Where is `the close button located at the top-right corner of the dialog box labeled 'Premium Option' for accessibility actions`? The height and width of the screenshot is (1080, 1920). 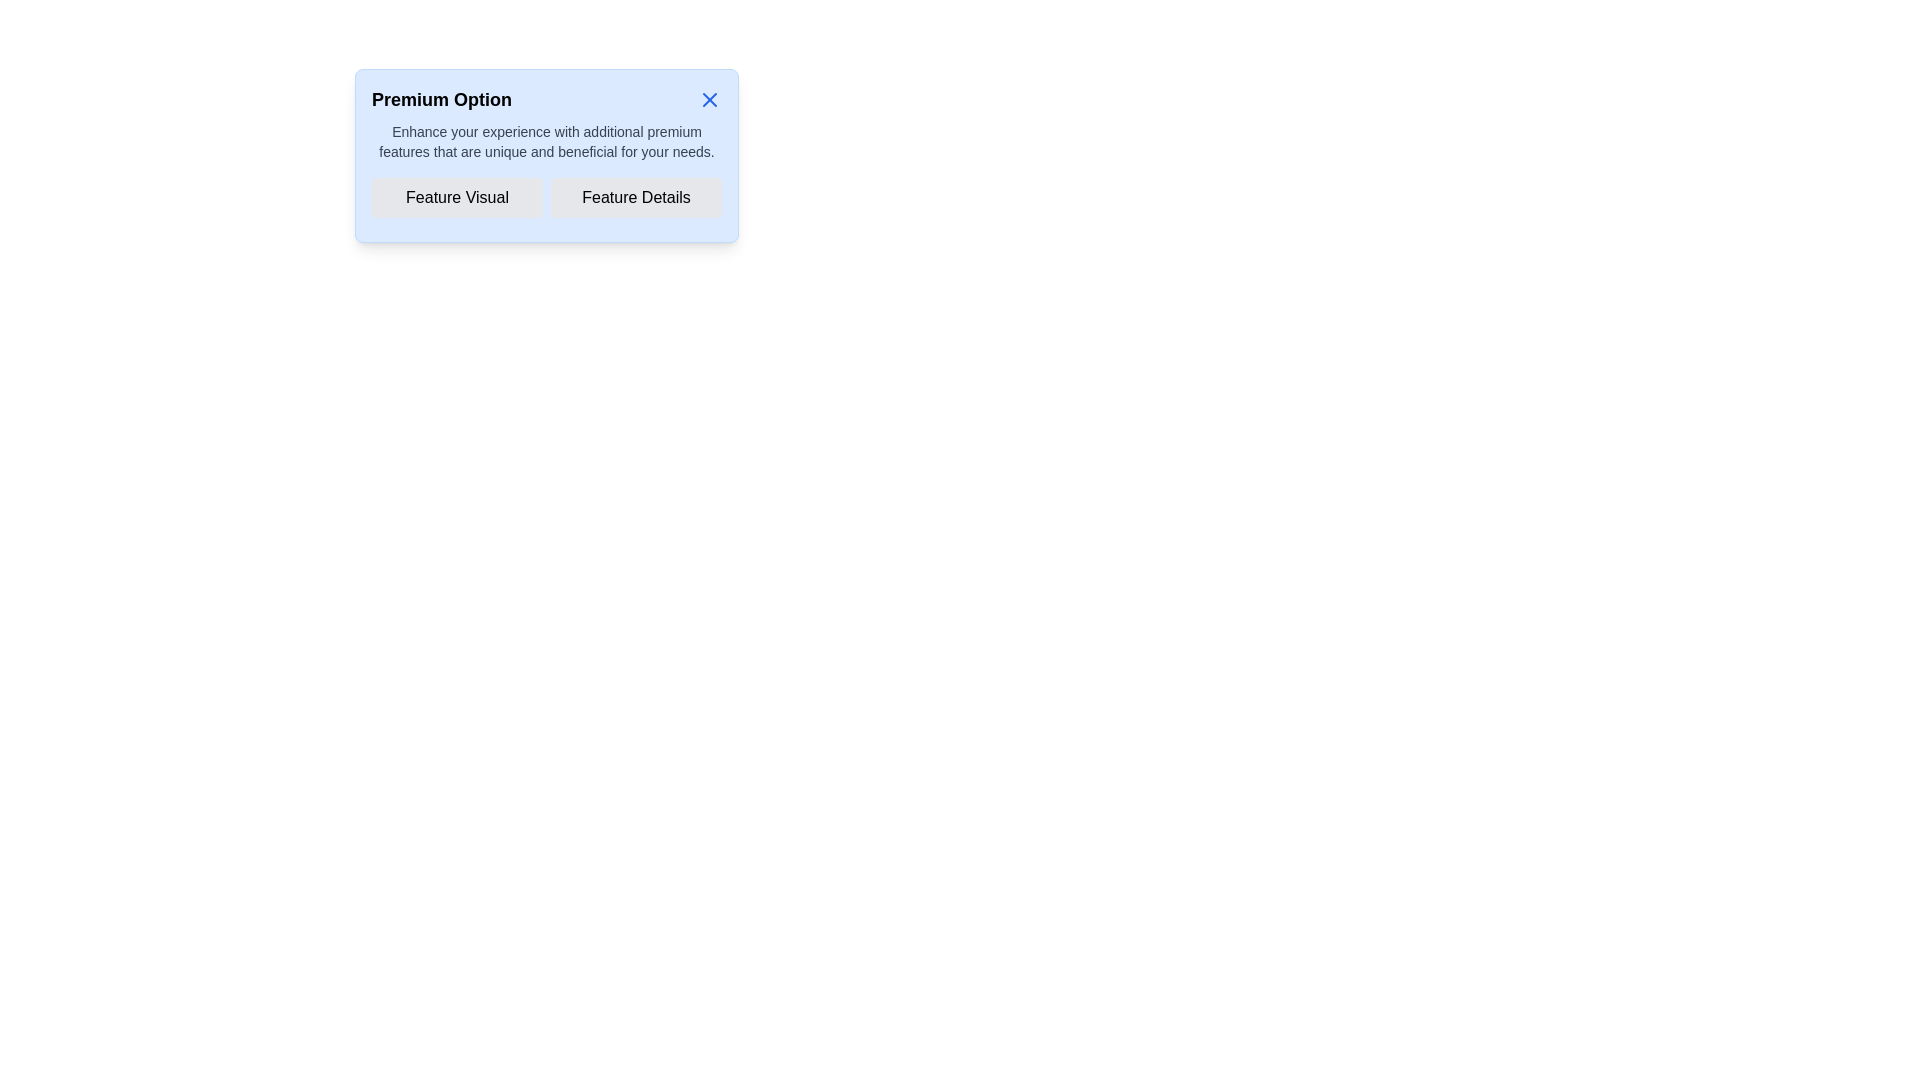
the close button located at the top-right corner of the dialog box labeled 'Premium Option' for accessibility actions is located at coordinates (710, 100).